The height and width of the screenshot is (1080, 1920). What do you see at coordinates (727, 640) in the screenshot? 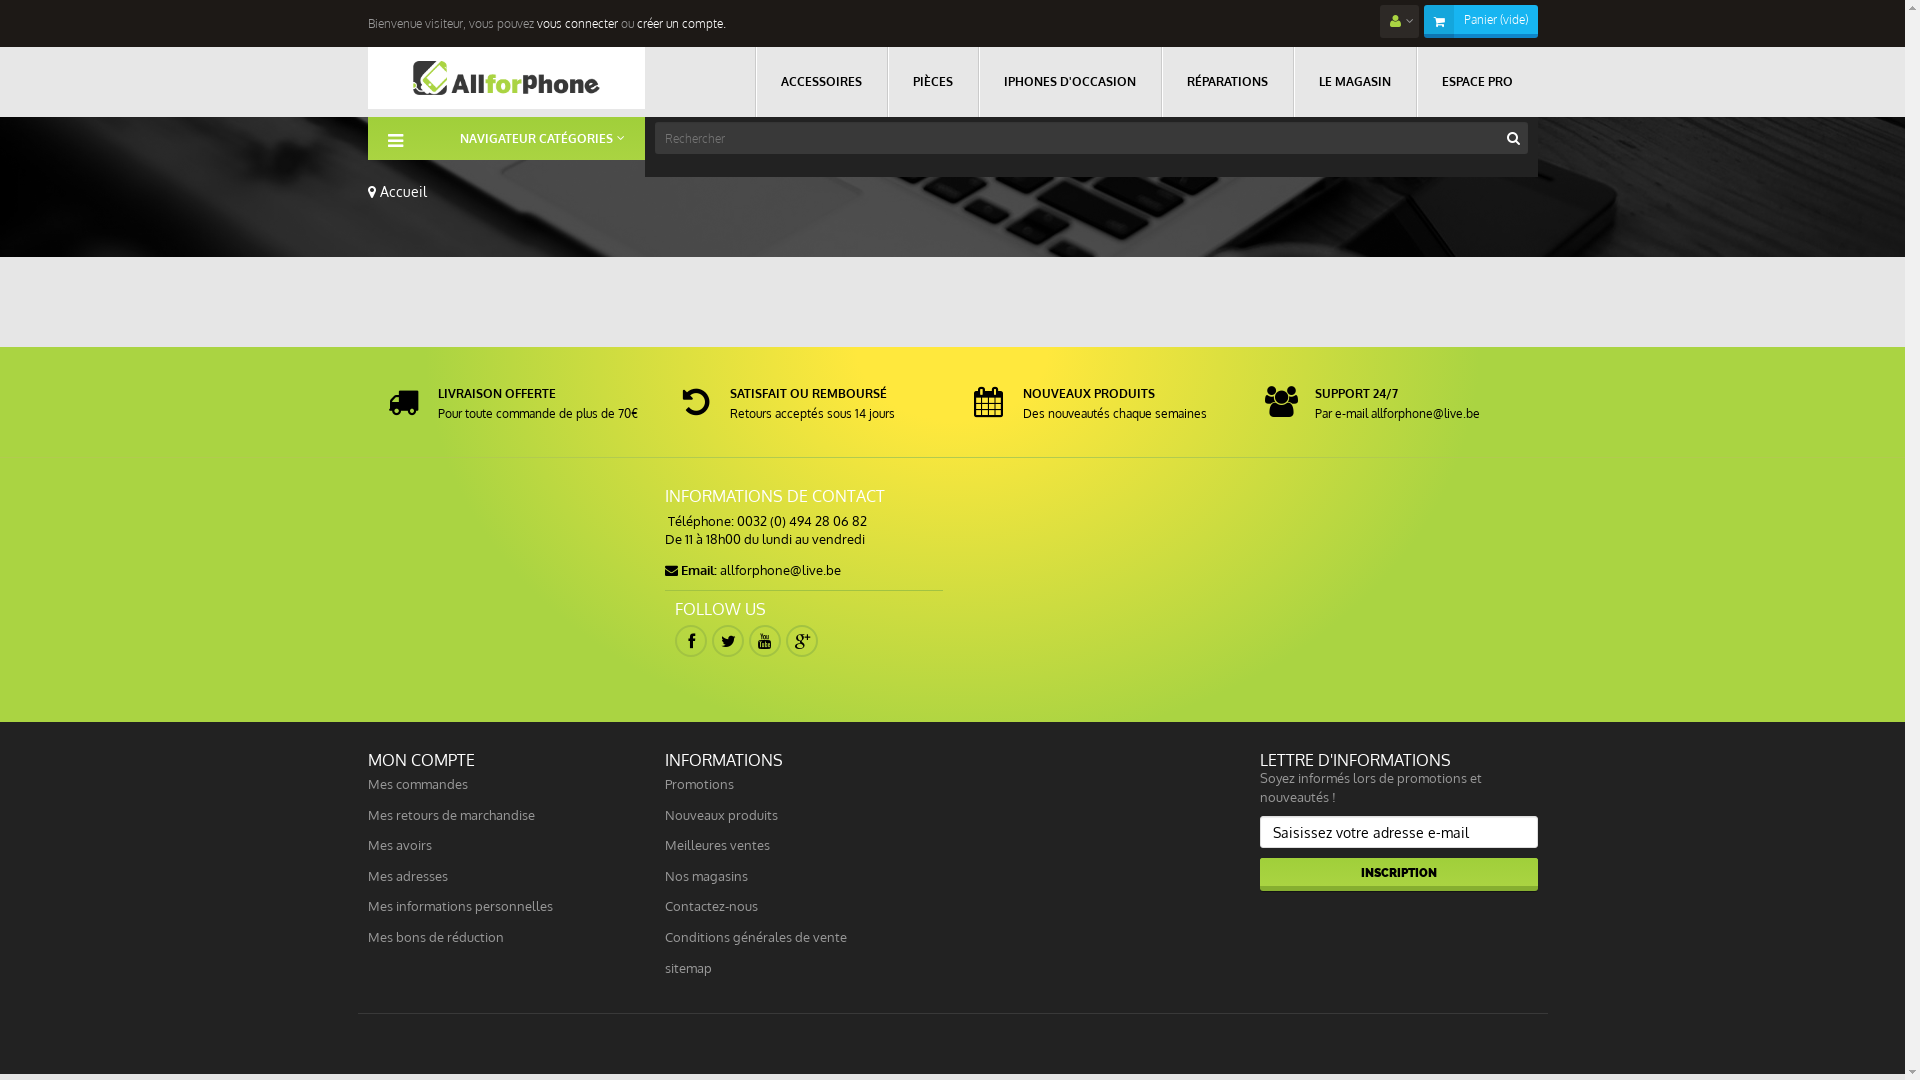
I see `'Twitter'` at bounding box center [727, 640].